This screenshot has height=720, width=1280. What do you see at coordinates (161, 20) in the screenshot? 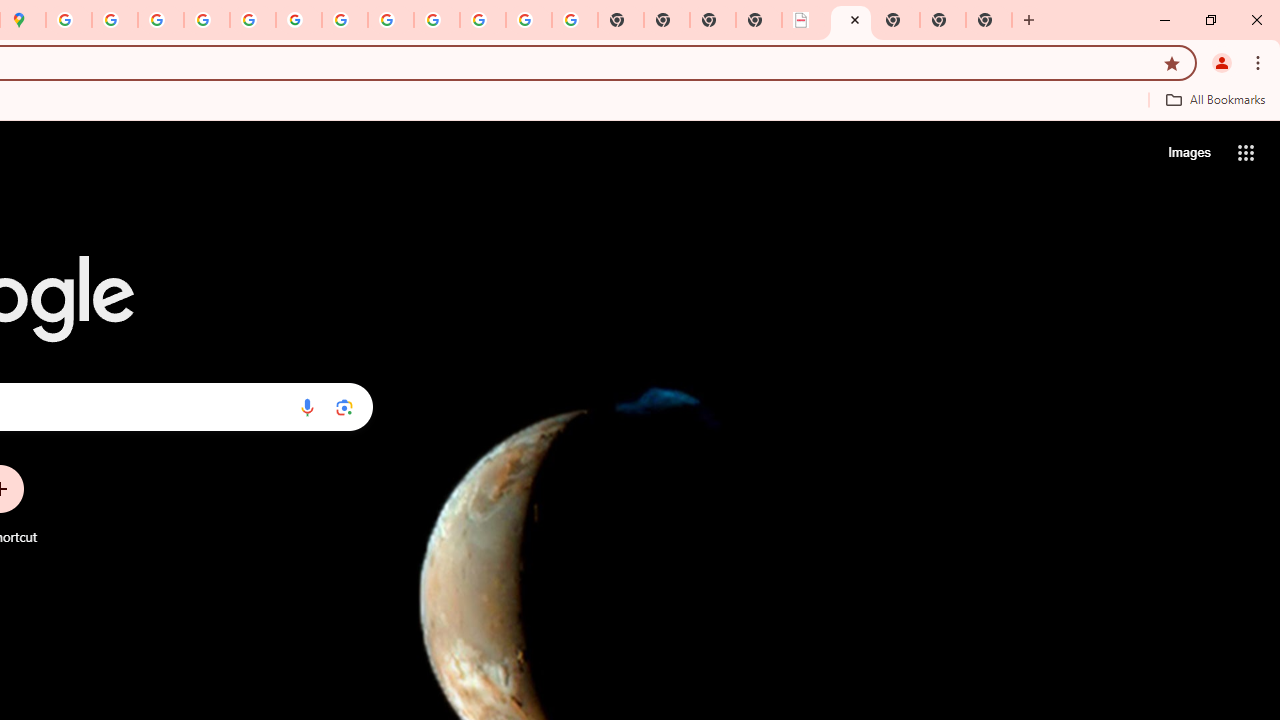
I see `'Privacy Help Center - Policies Help'` at bounding box center [161, 20].